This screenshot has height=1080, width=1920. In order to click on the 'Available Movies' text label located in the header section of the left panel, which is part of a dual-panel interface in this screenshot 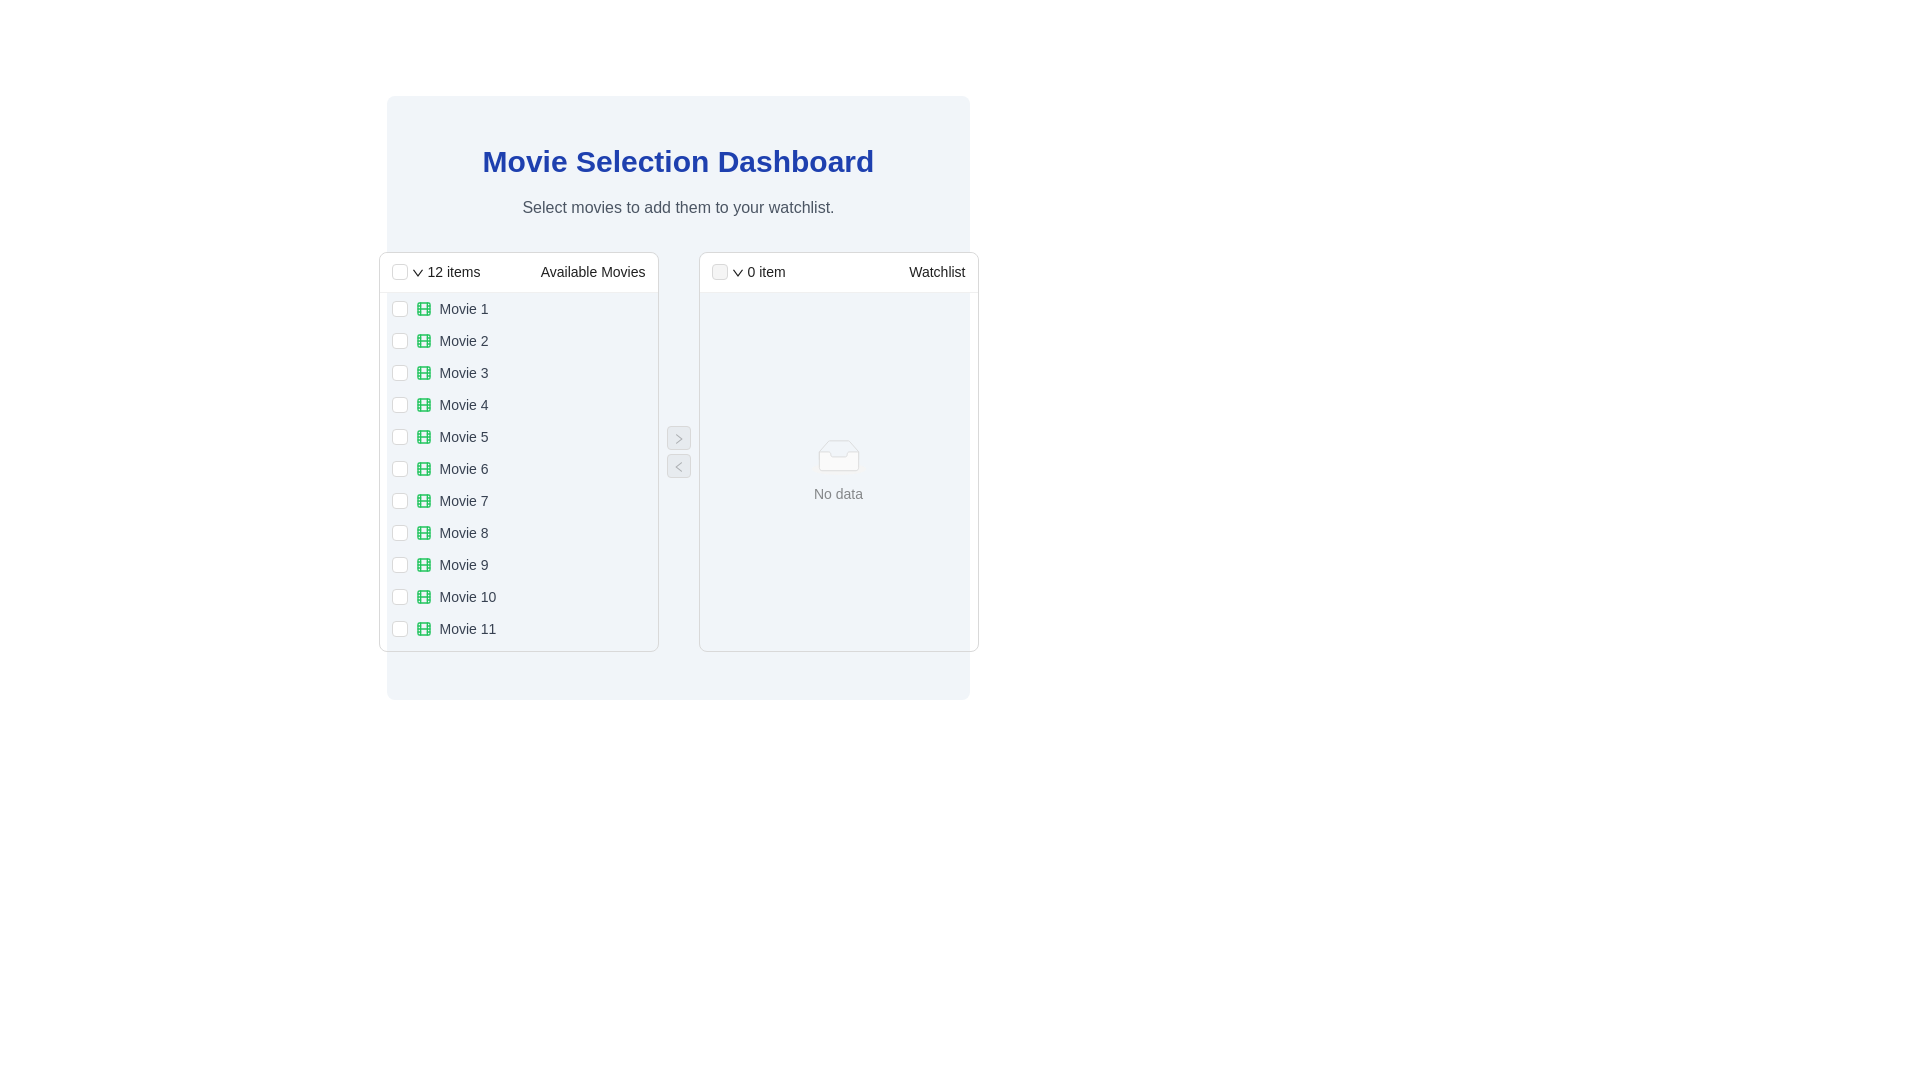, I will do `click(564, 272)`.